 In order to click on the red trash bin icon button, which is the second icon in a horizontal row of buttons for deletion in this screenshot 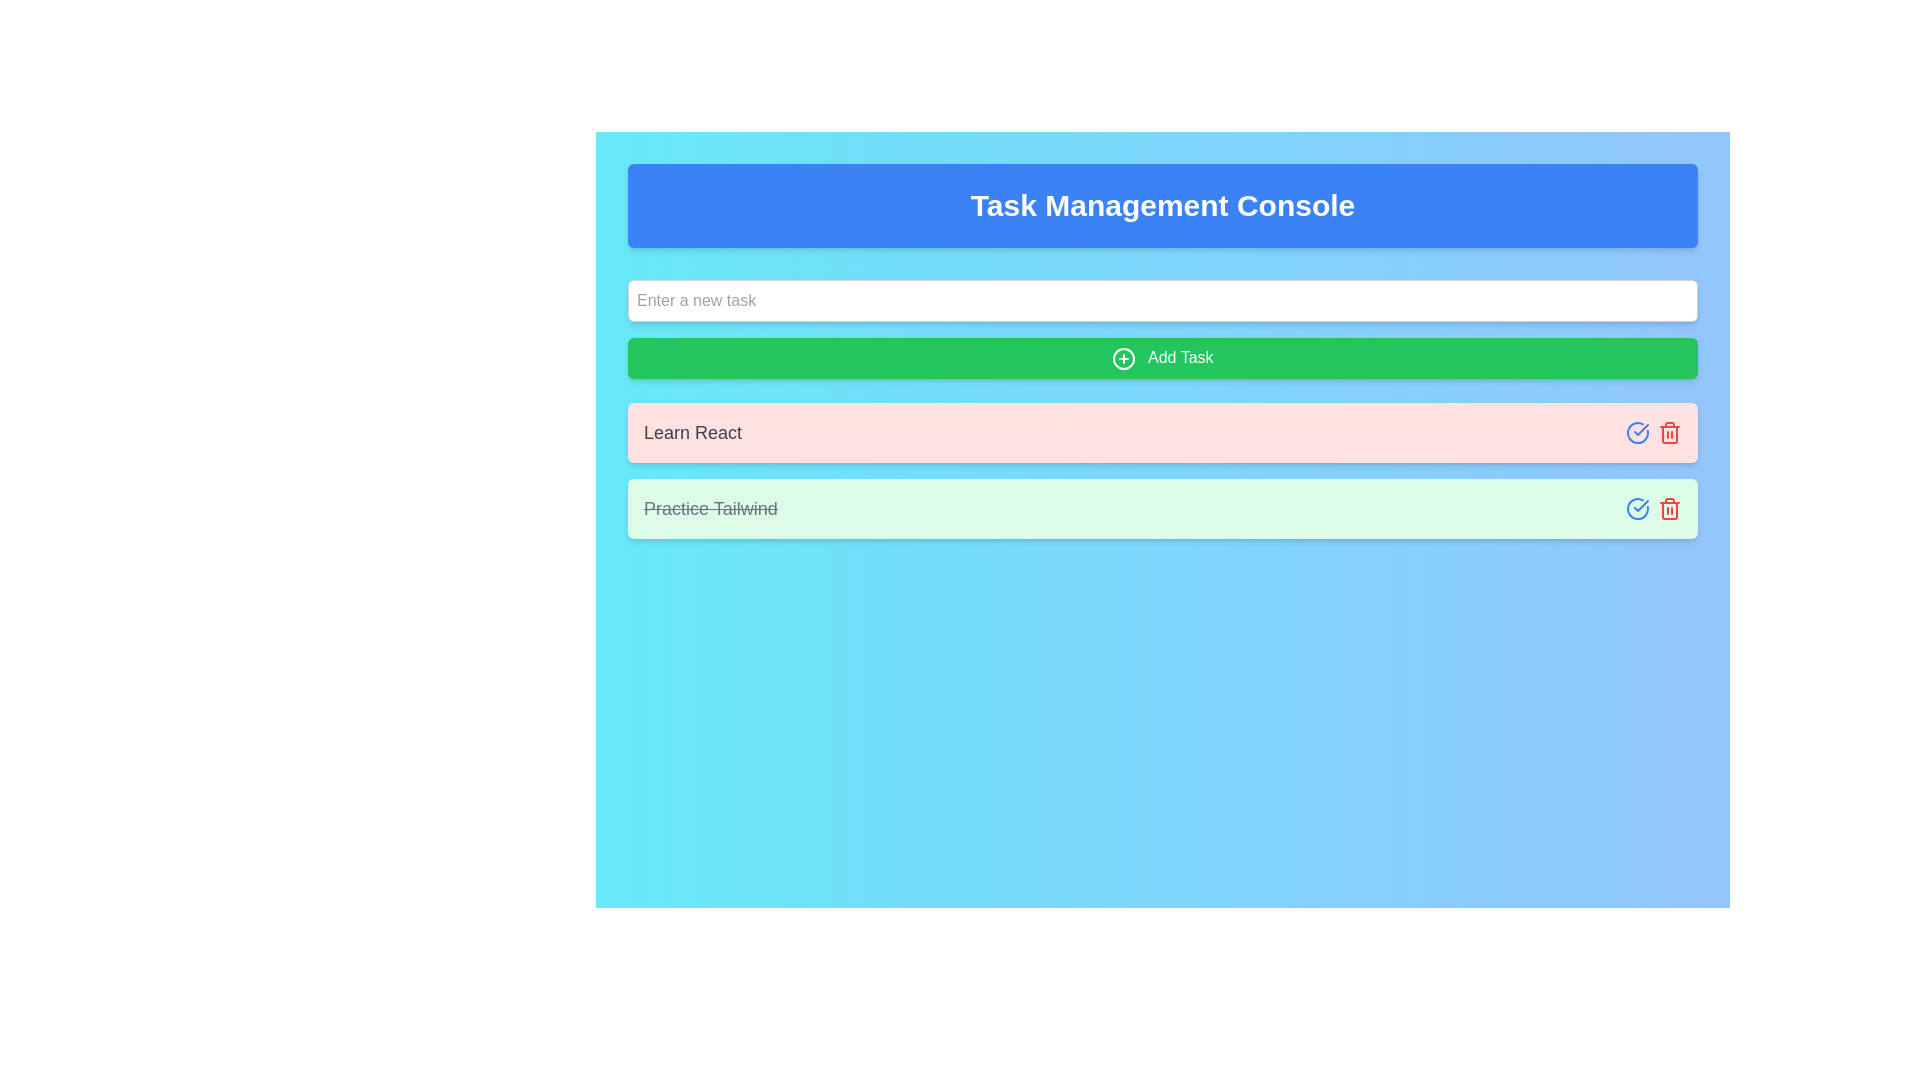, I will do `click(1670, 431)`.